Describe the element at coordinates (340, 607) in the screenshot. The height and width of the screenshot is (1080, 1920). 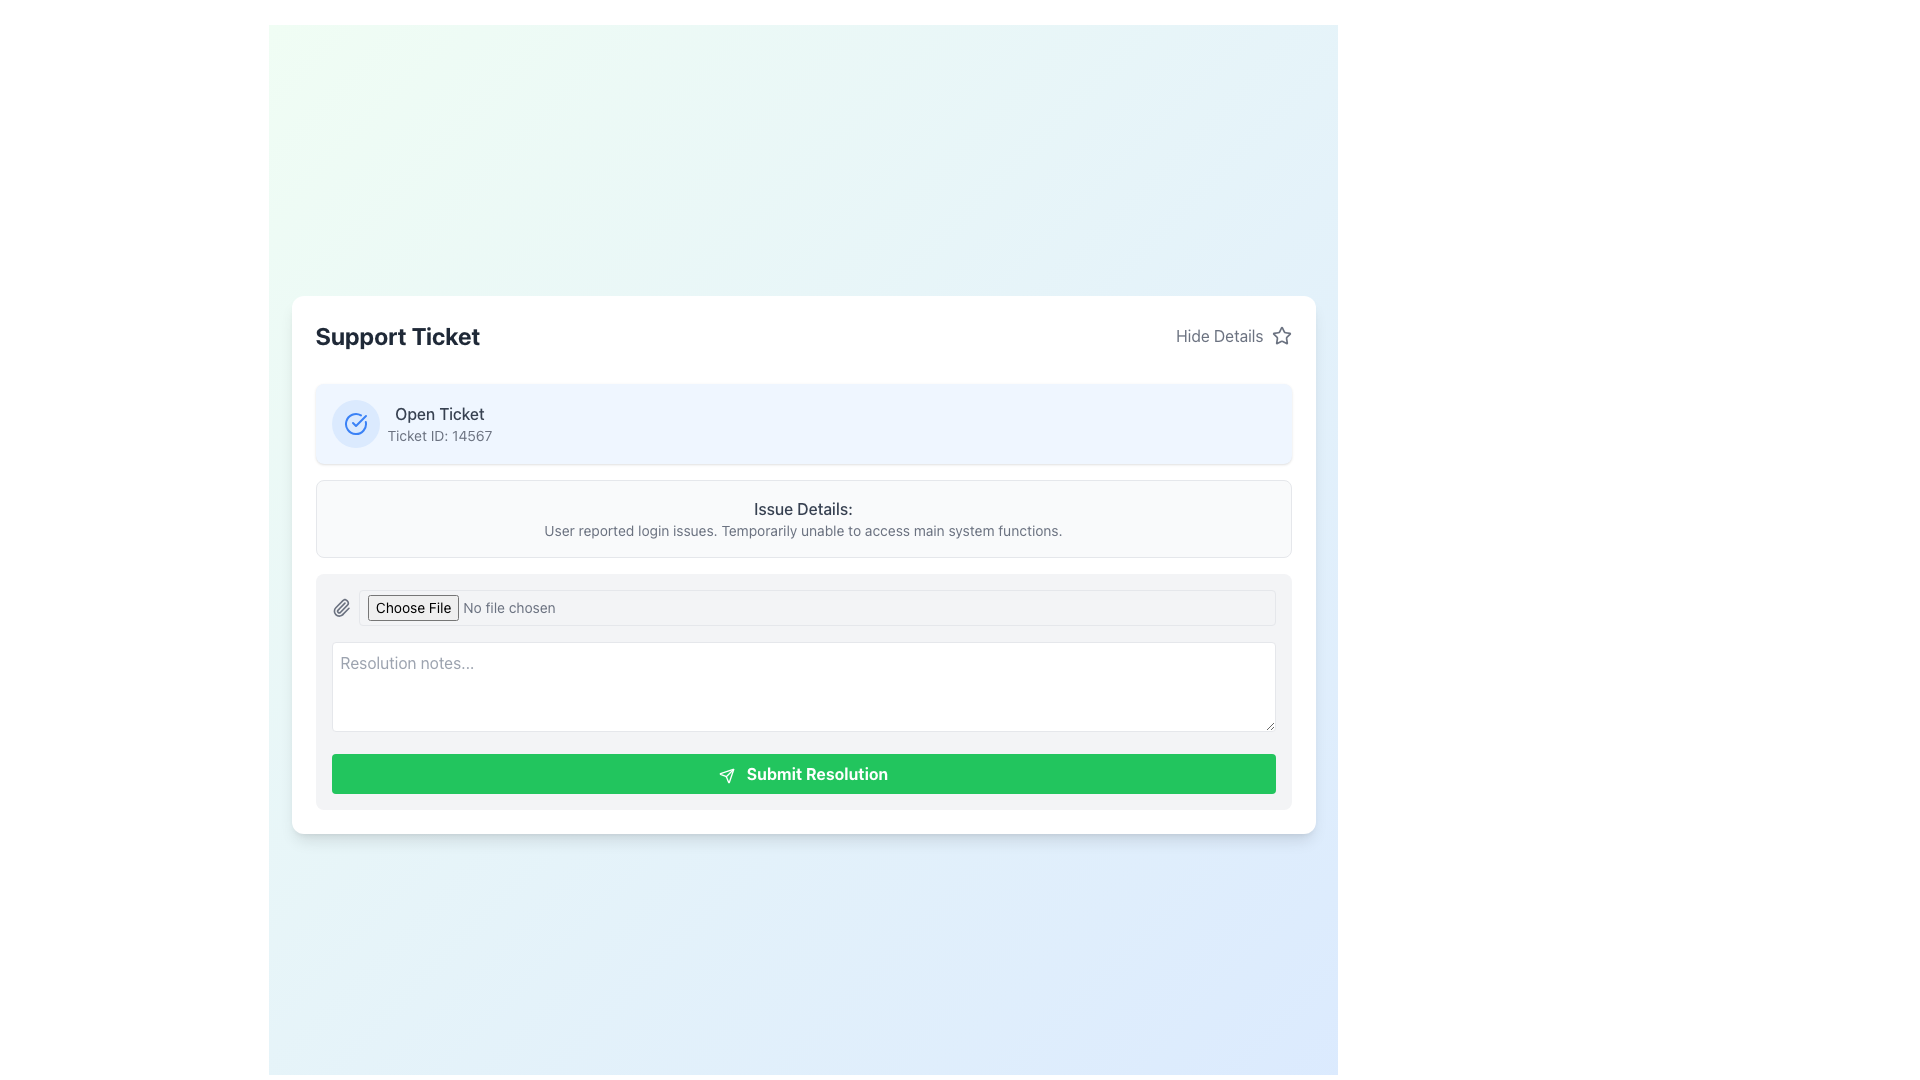
I see `the SVG element that is part of the paperclip icon, which is styled in gray and indicates a file upload area near the 'Choose File' button in the 'Support Ticket' section` at that location.